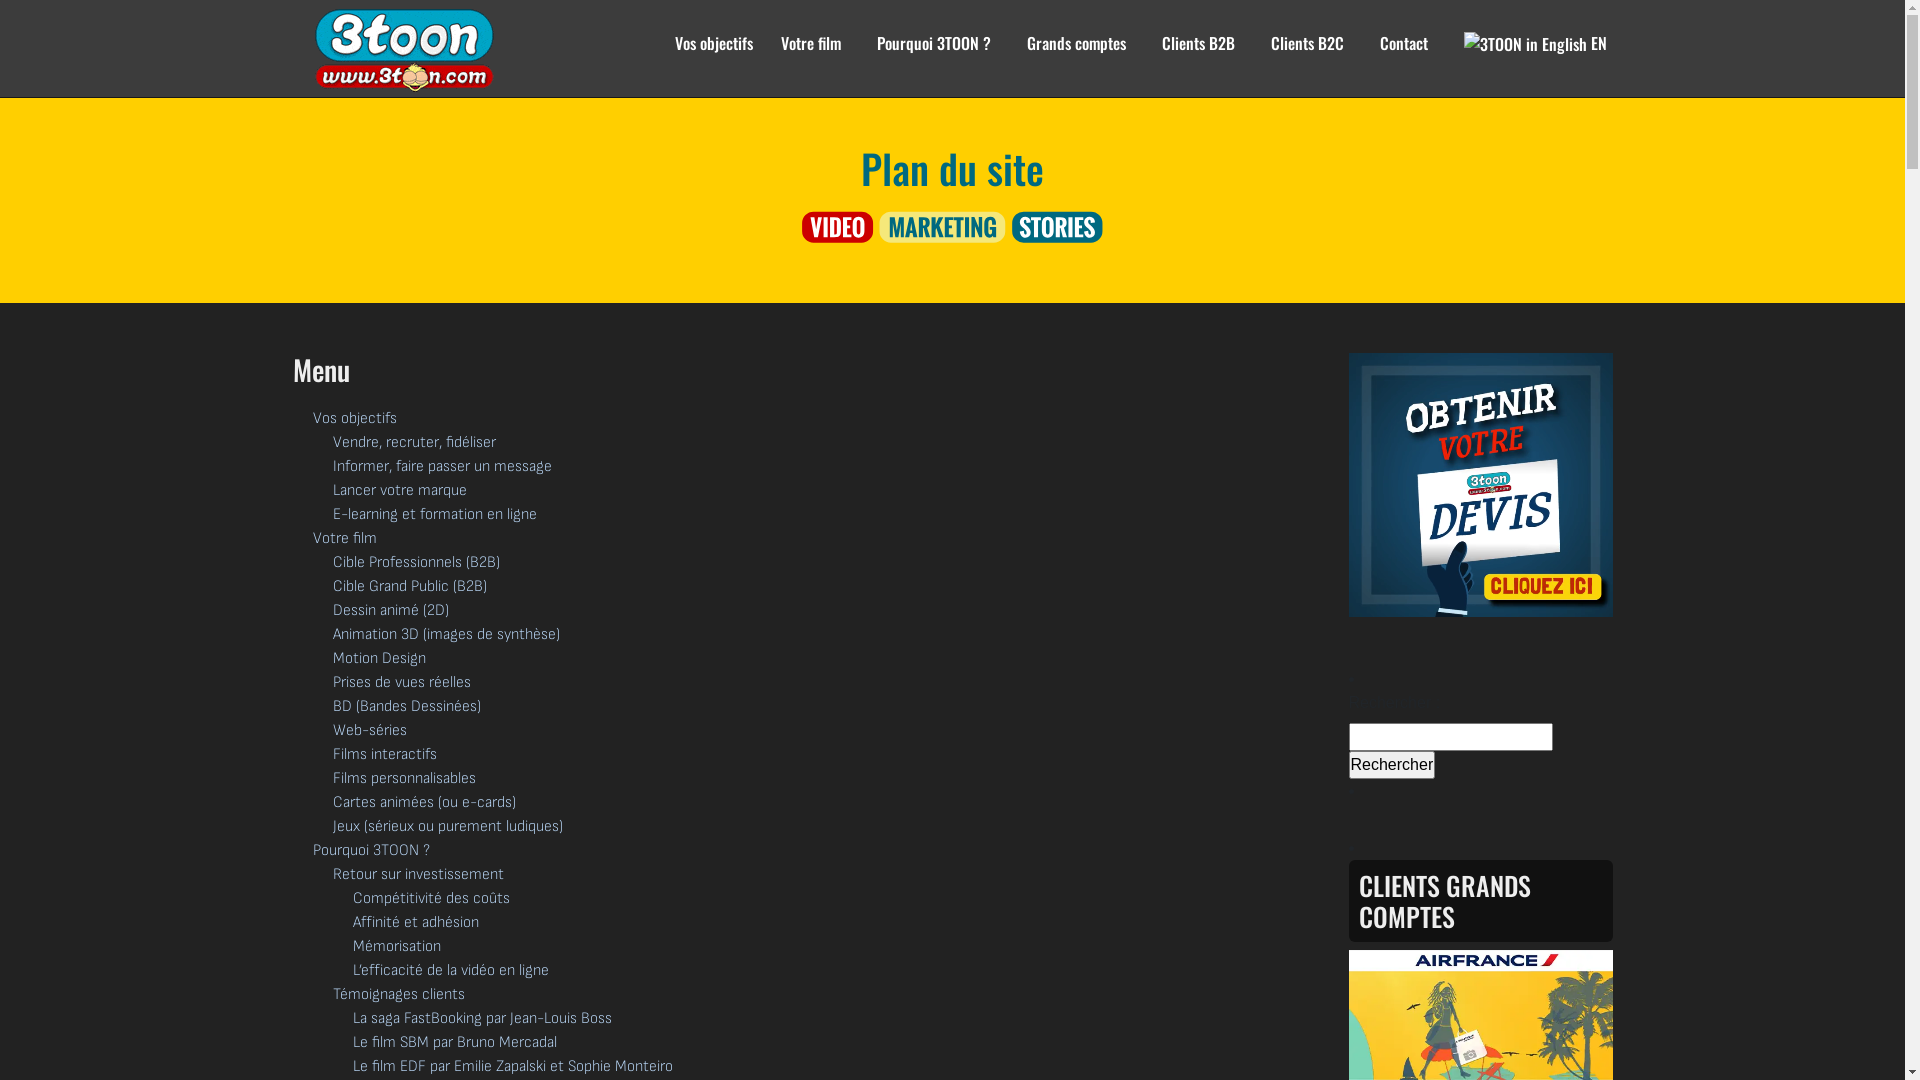 This screenshot has width=1920, height=1080. What do you see at coordinates (1390, 764) in the screenshot?
I see `'Rechercher'` at bounding box center [1390, 764].